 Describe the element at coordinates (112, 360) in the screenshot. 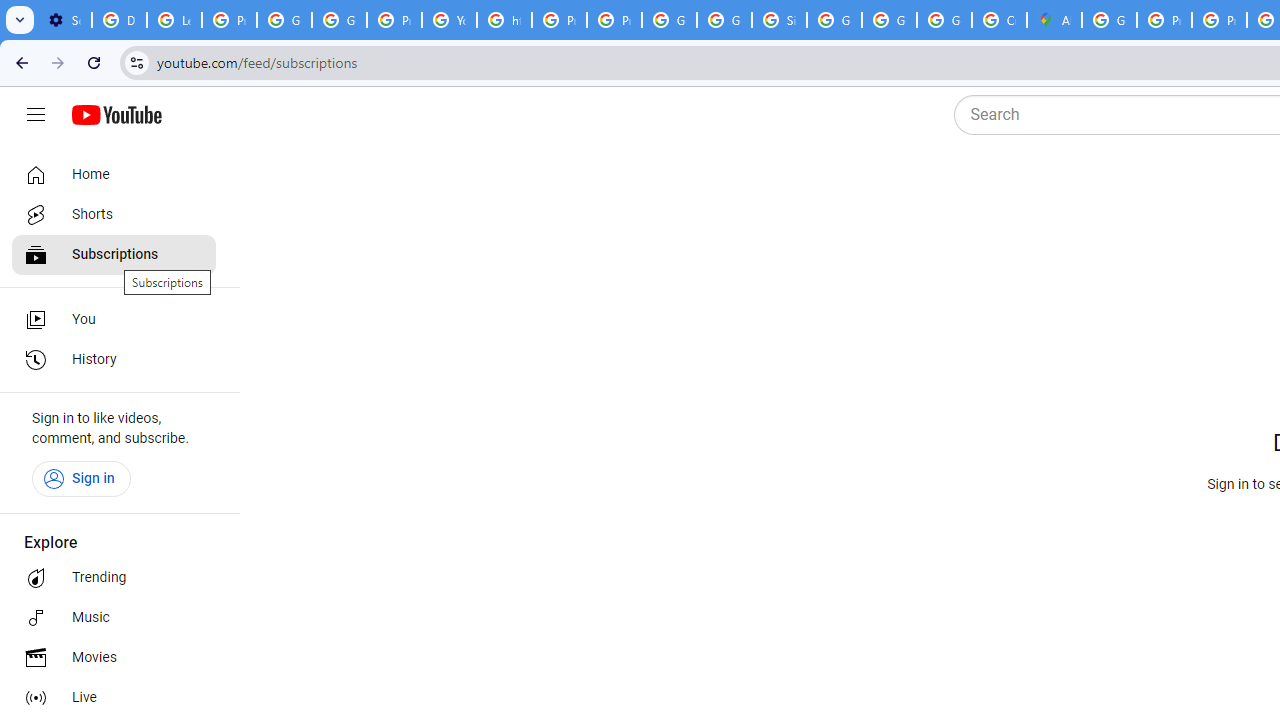

I see `'History'` at that location.